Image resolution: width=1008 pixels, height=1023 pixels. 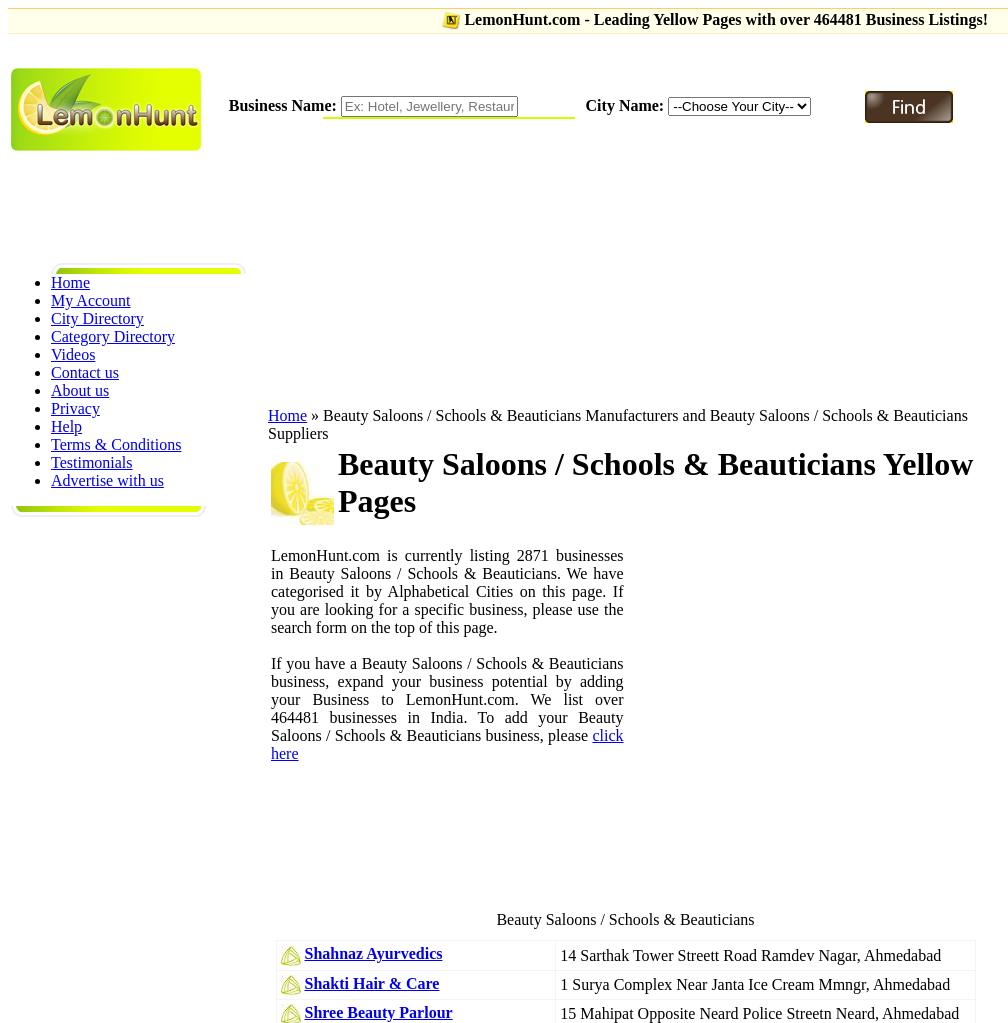 What do you see at coordinates (759, 1012) in the screenshot?
I see `'15 Mahipat Opposite Neard Police Streetn Neard, Ahmedabad'` at bounding box center [759, 1012].